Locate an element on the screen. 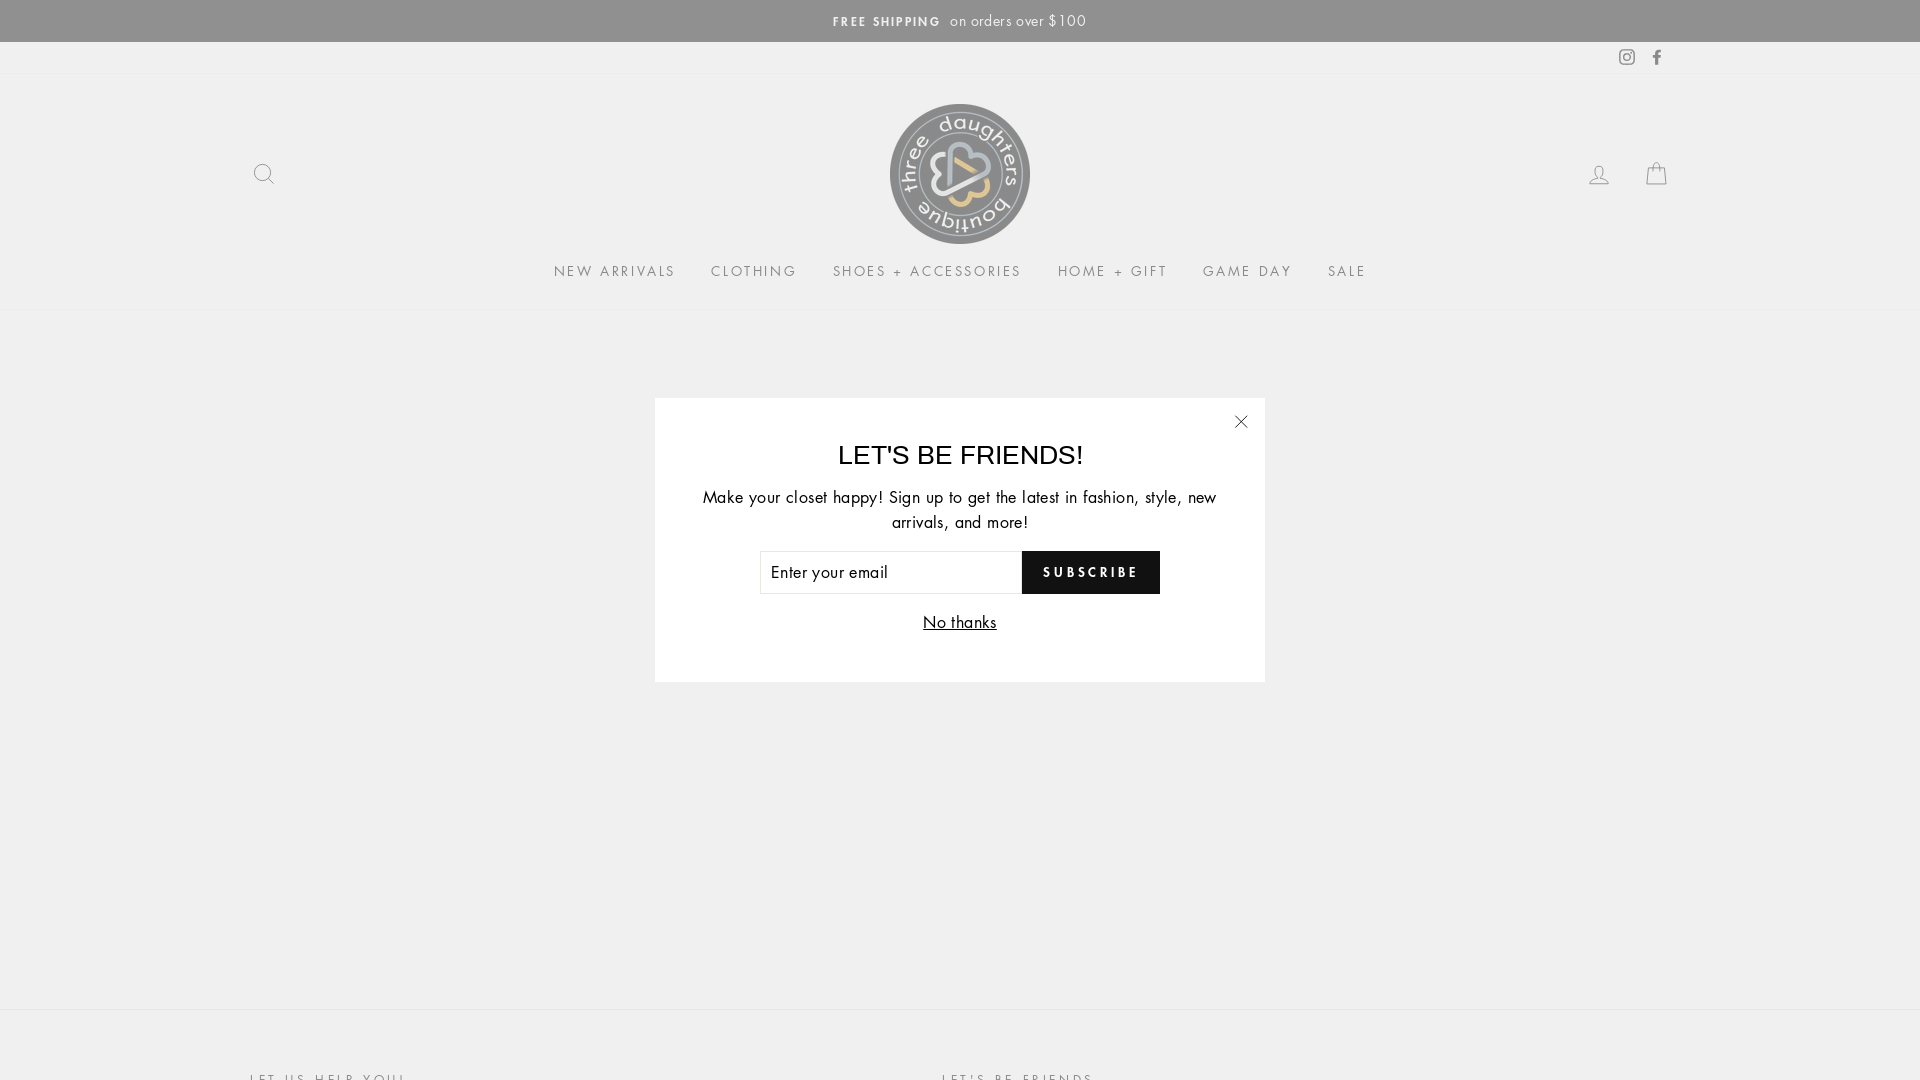 This screenshot has width=1920, height=1080. 'Instagram' is located at coordinates (1627, 56).